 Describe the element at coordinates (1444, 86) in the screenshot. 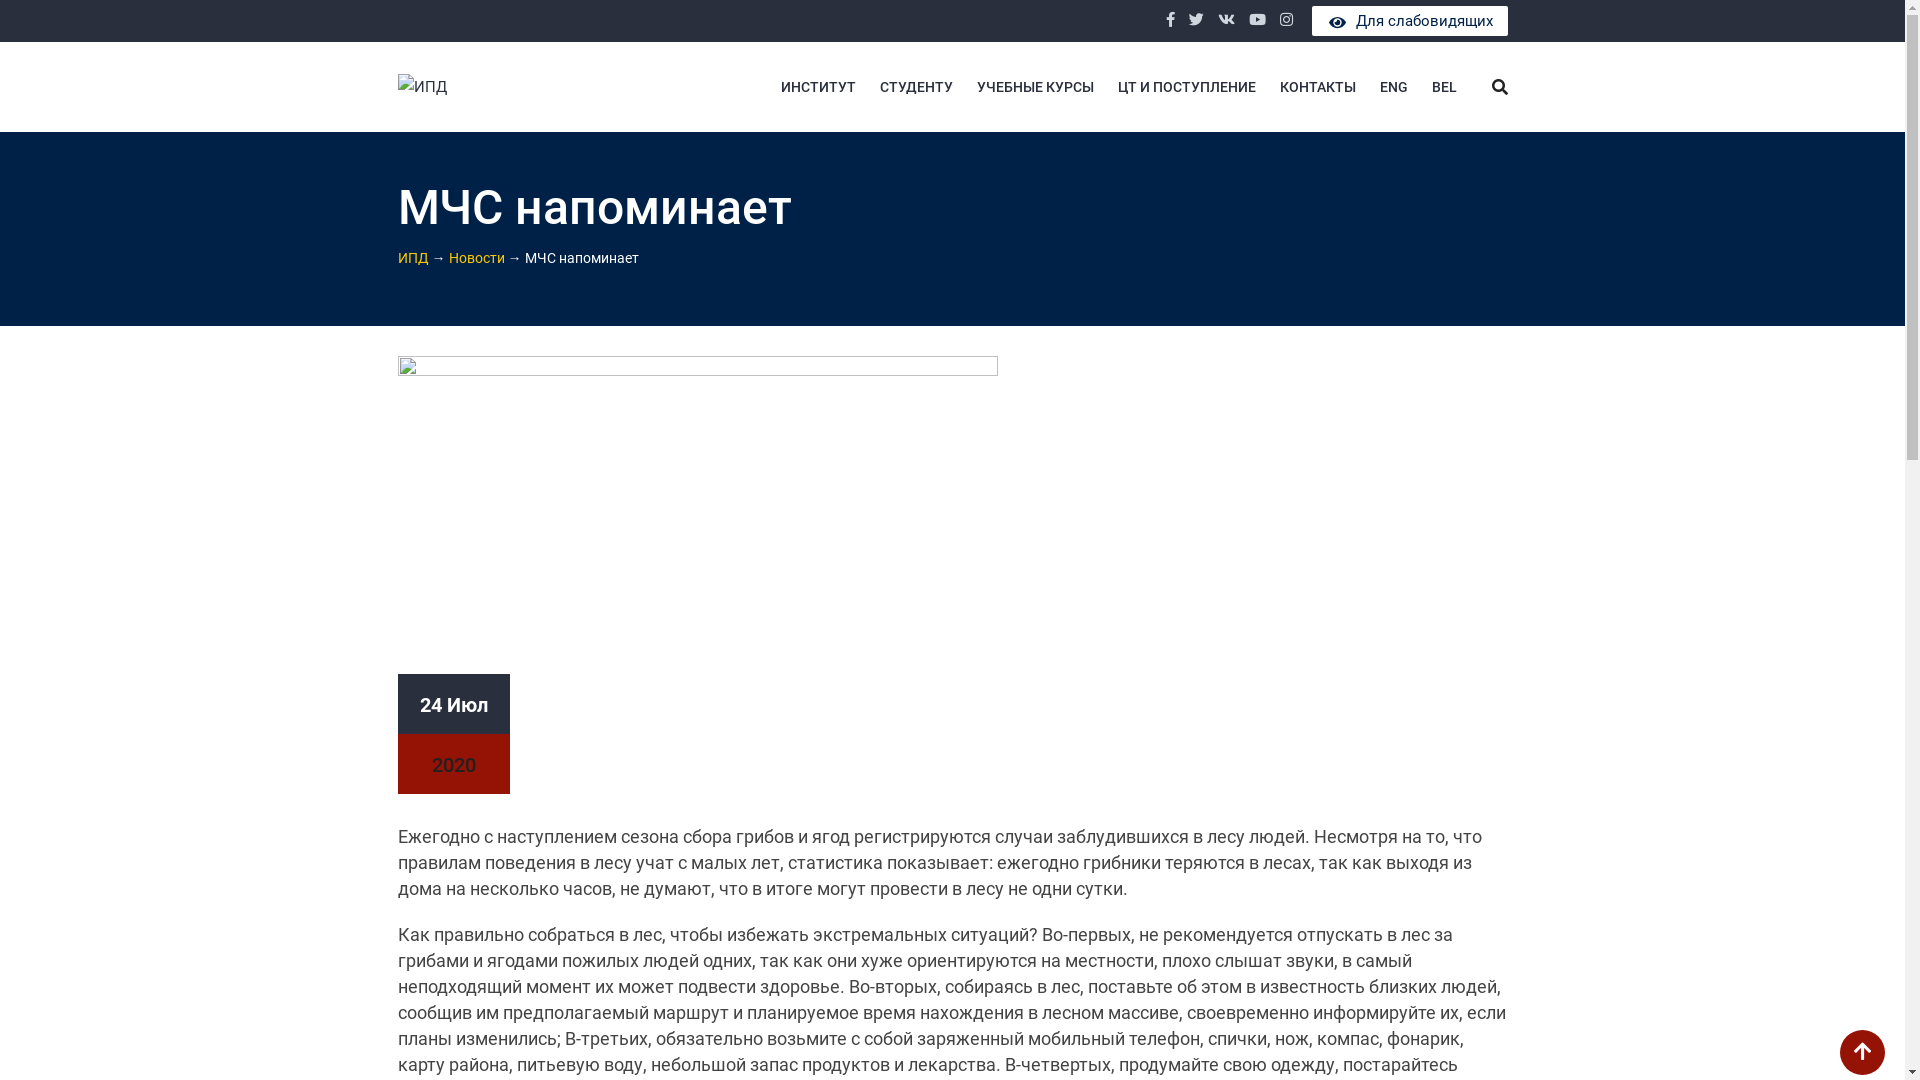

I see `'BEL'` at that location.